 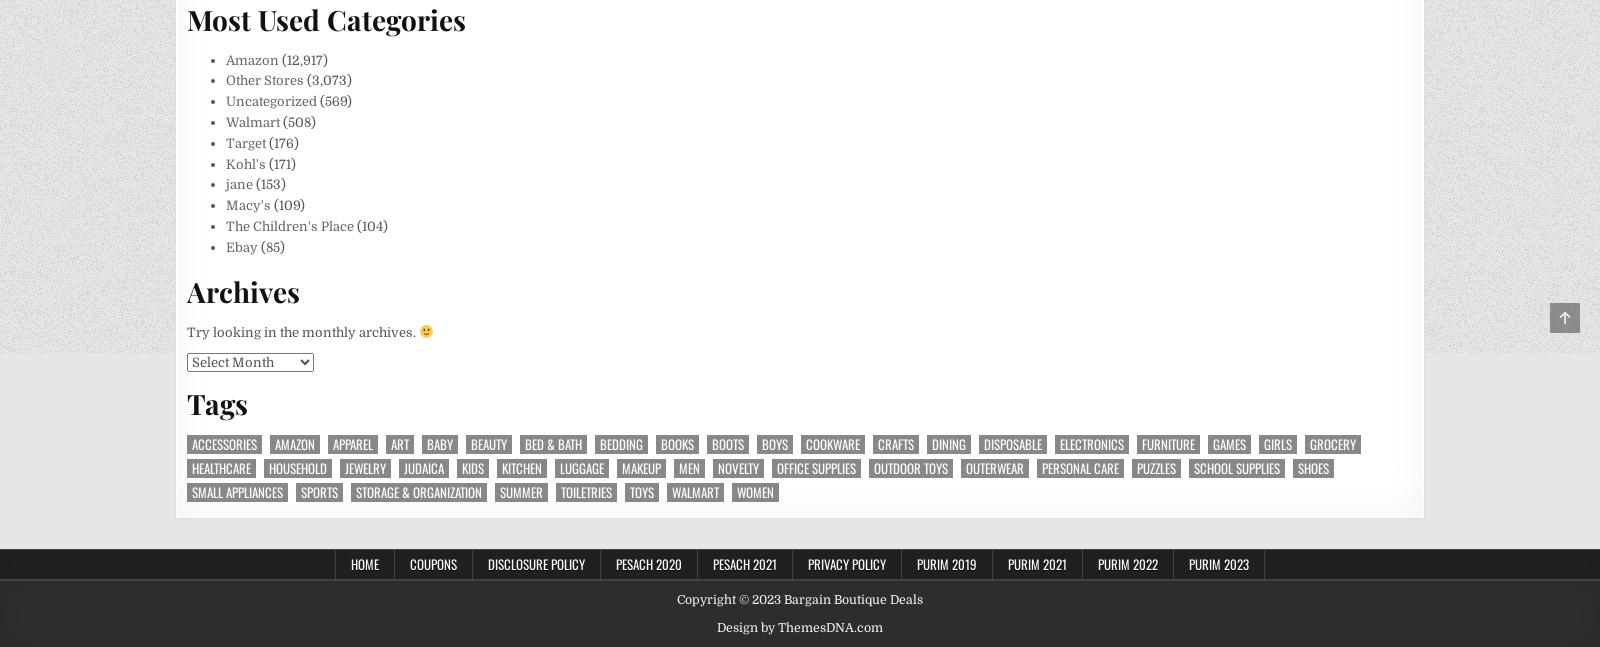 What do you see at coordinates (316, 100) in the screenshot?
I see `'(569)'` at bounding box center [316, 100].